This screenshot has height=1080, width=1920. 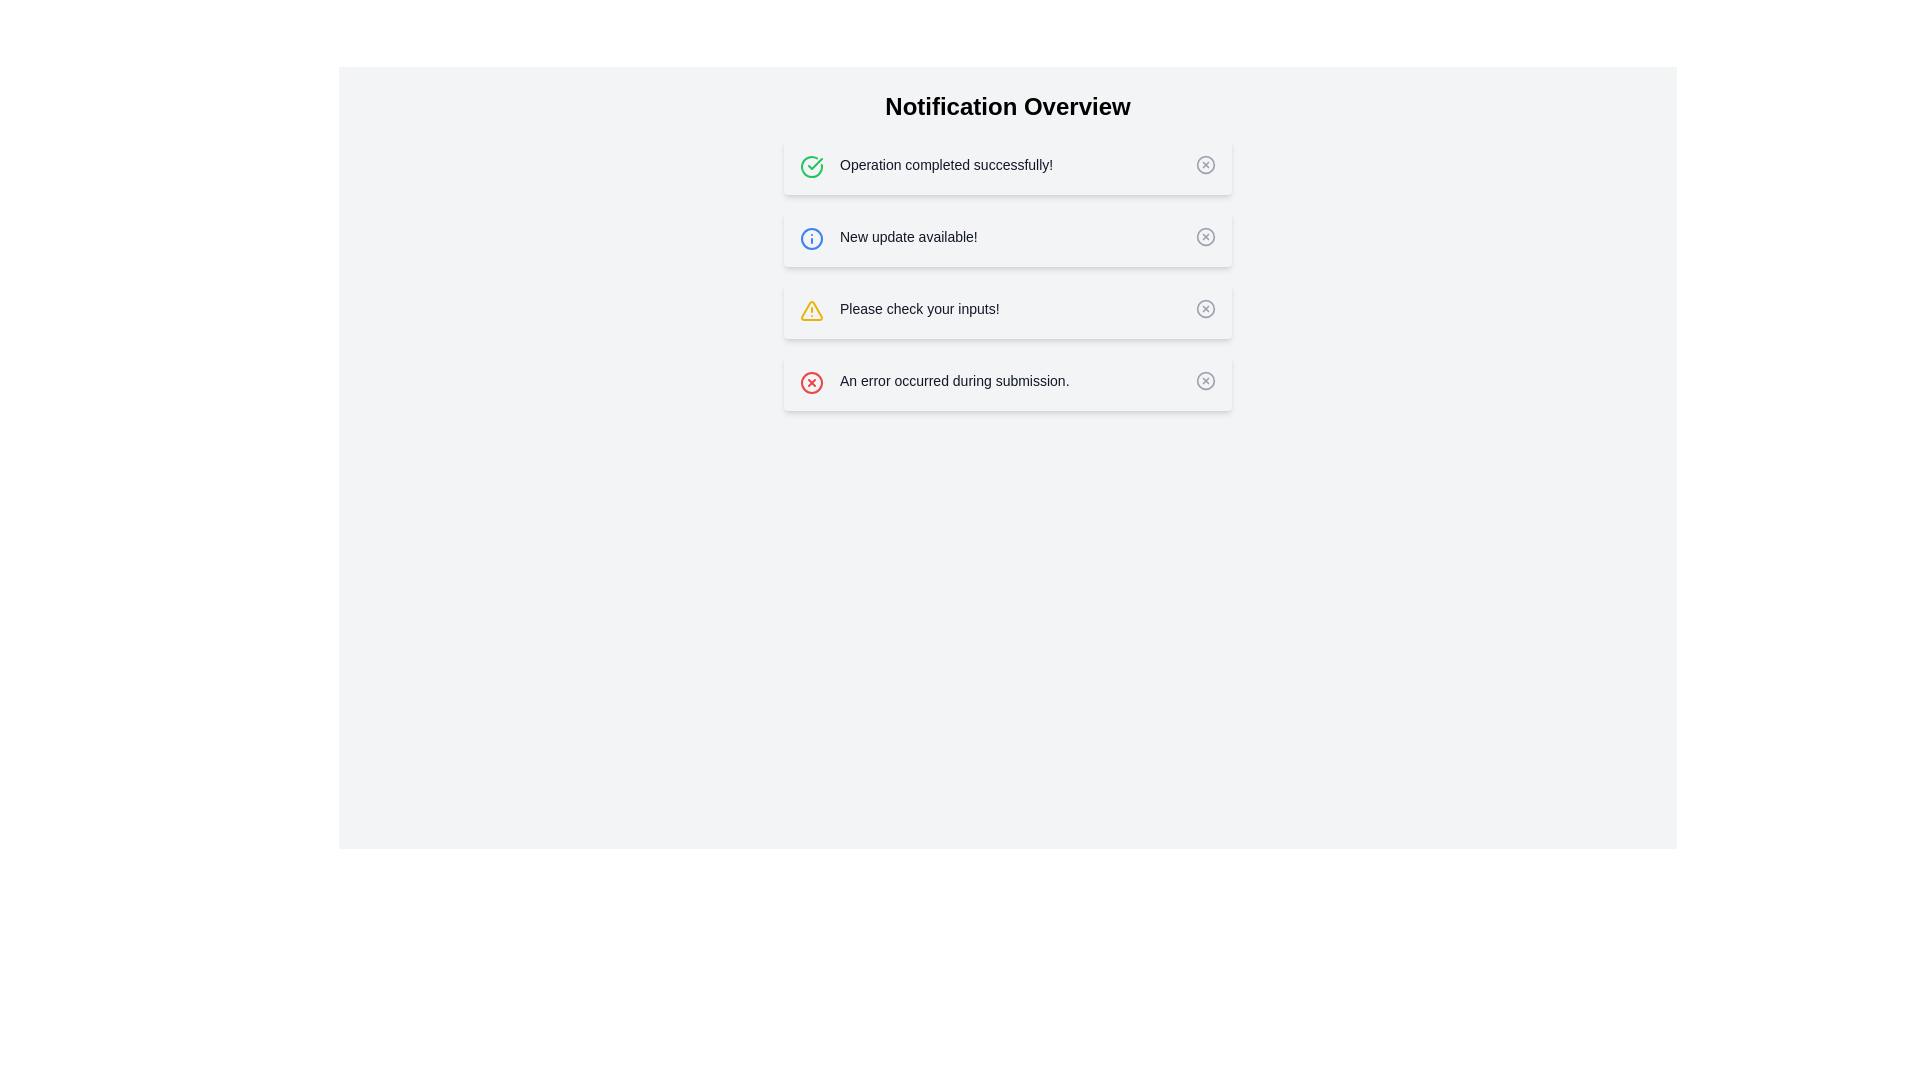 What do you see at coordinates (811, 382) in the screenshot?
I see `the red circular icon with an 'X' inside it, which indicates an error, located in the top-left corner of the notification card stating 'An error occurred during submission.'` at bounding box center [811, 382].